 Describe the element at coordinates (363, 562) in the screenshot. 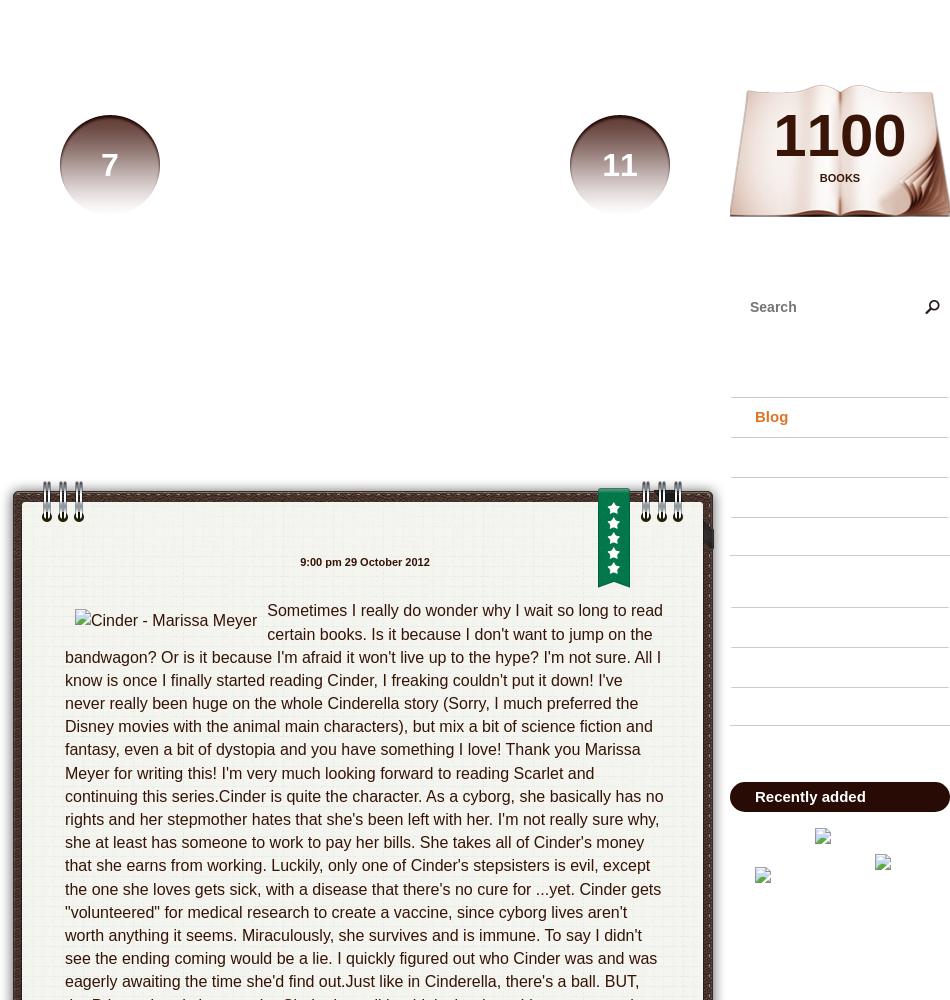

I see `'9:00 pm 29 October 2012'` at that location.